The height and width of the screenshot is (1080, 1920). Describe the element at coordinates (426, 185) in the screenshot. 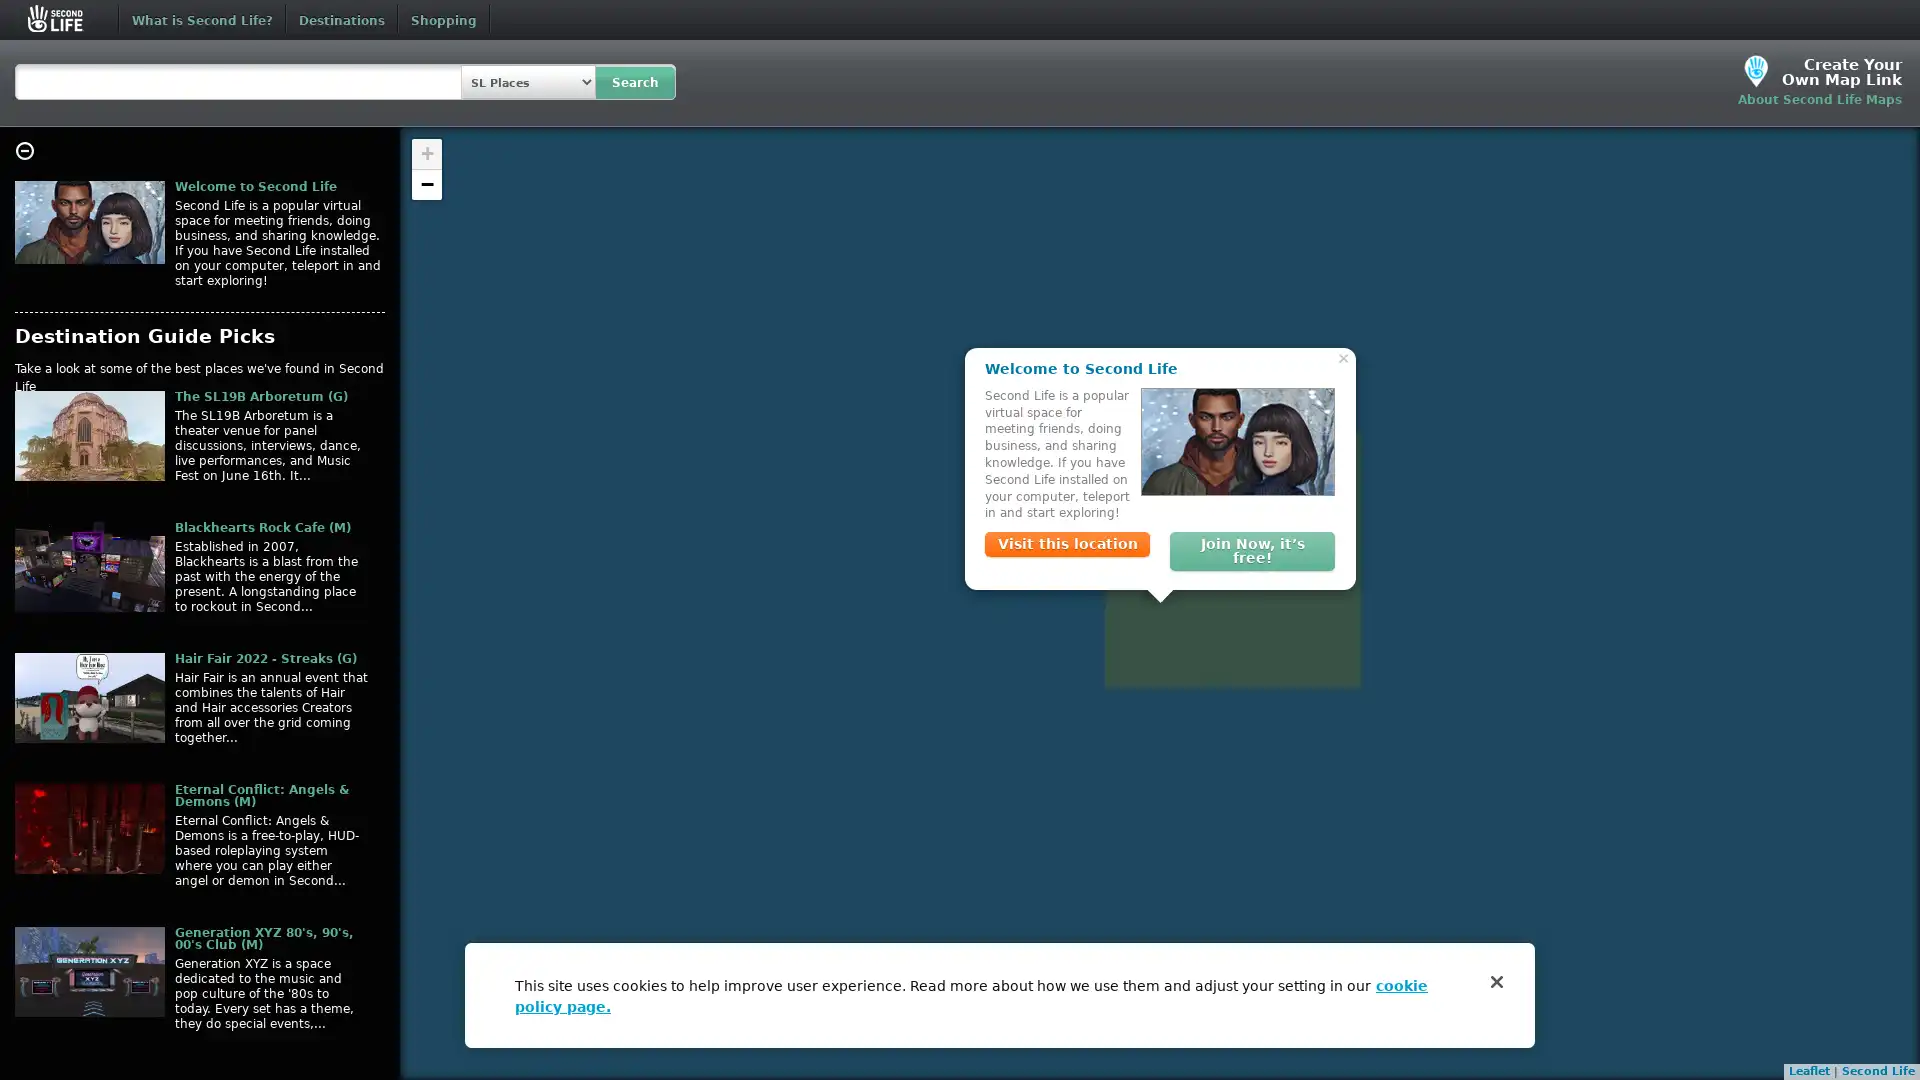

I see `Zoom out` at that location.